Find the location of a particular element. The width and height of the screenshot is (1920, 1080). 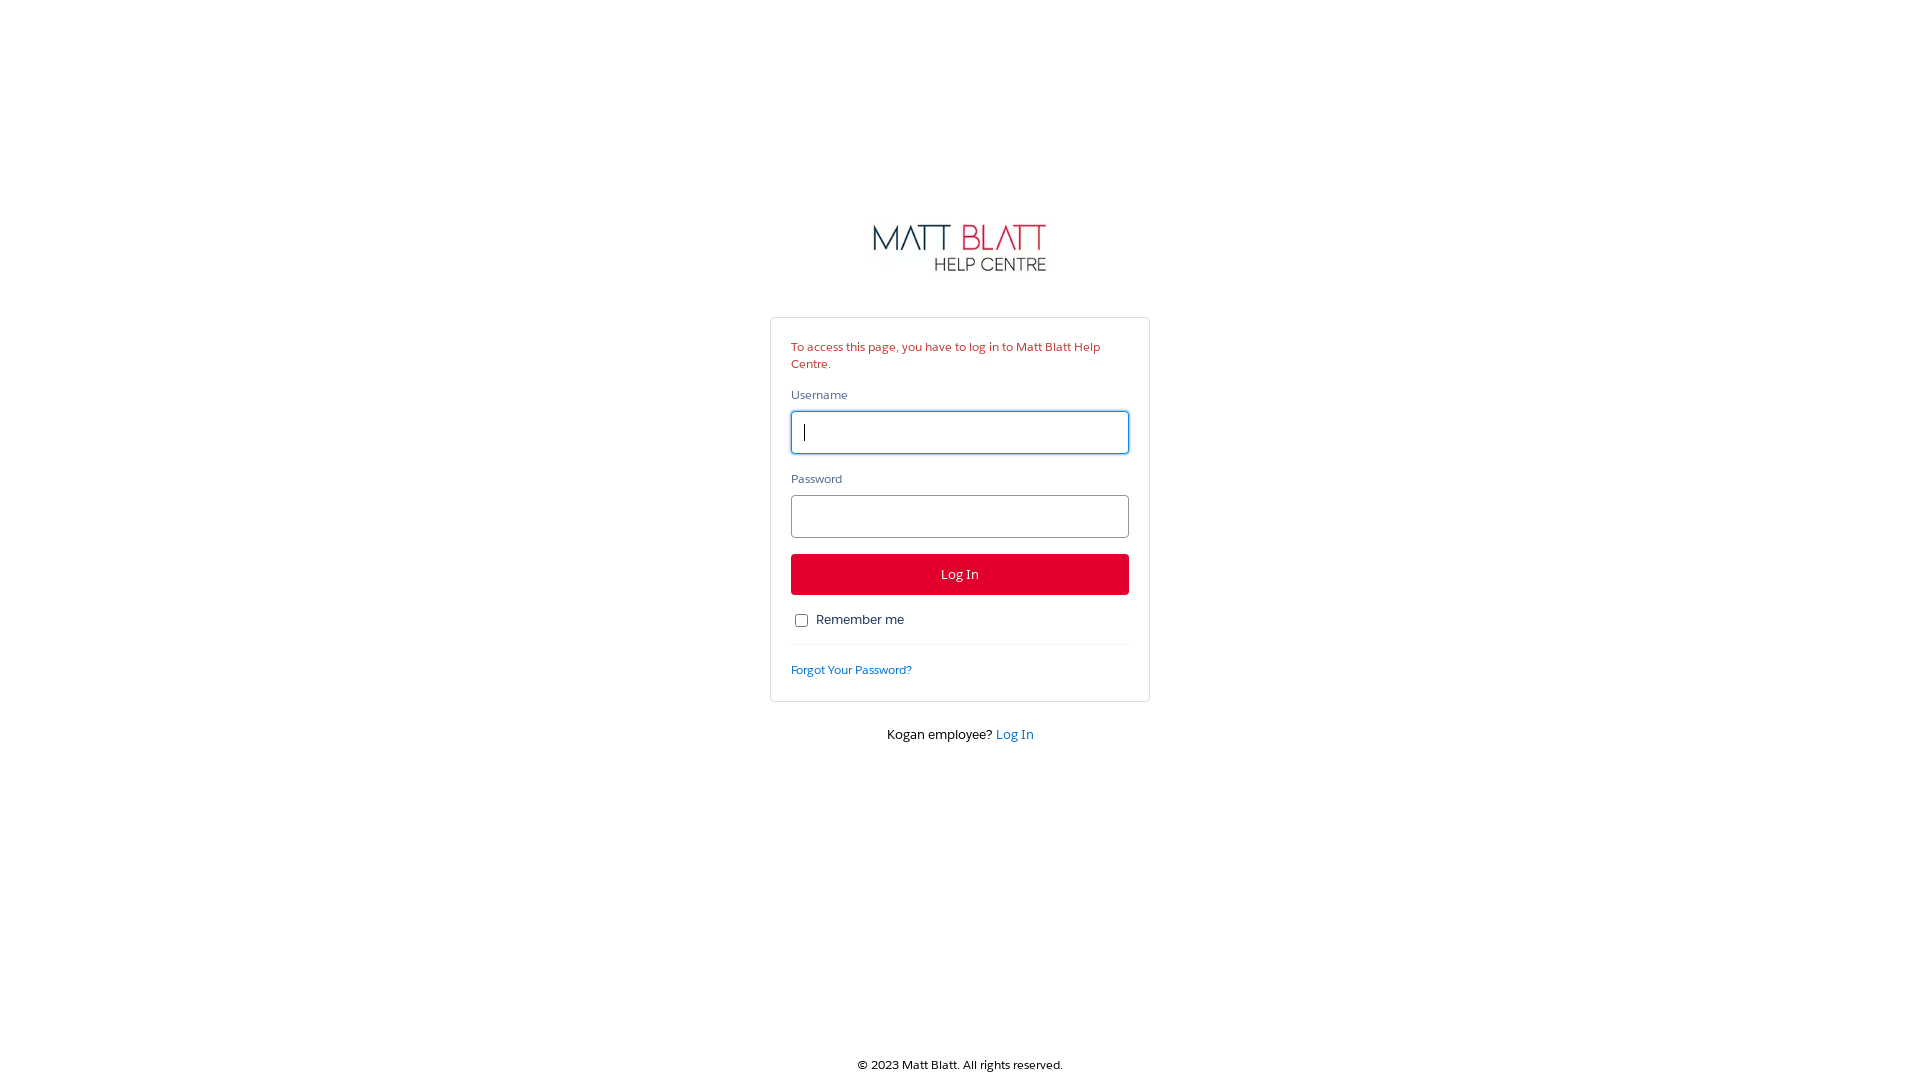

'Forgot Your Password?' is located at coordinates (851, 669).